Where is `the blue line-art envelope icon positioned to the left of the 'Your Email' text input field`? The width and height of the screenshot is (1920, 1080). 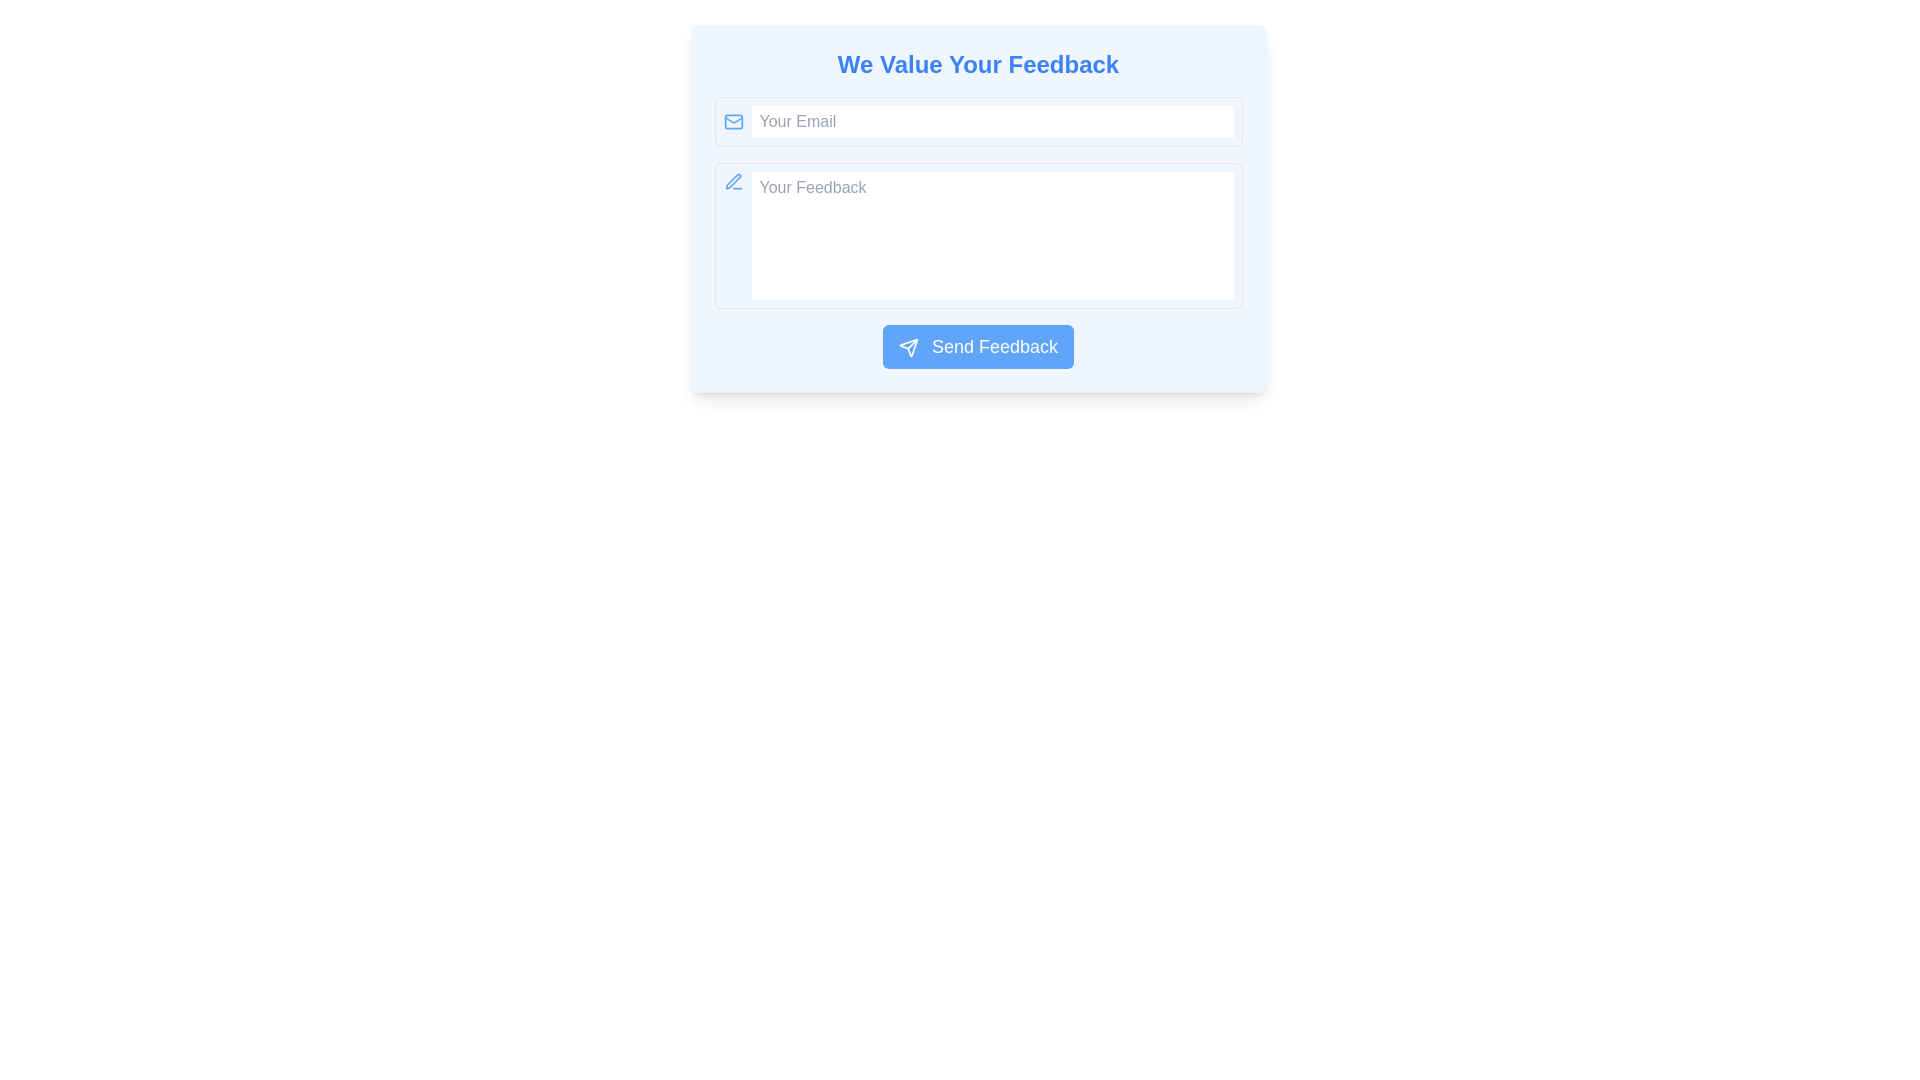
the blue line-art envelope icon positioned to the left of the 'Your Email' text input field is located at coordinates (732, 122).